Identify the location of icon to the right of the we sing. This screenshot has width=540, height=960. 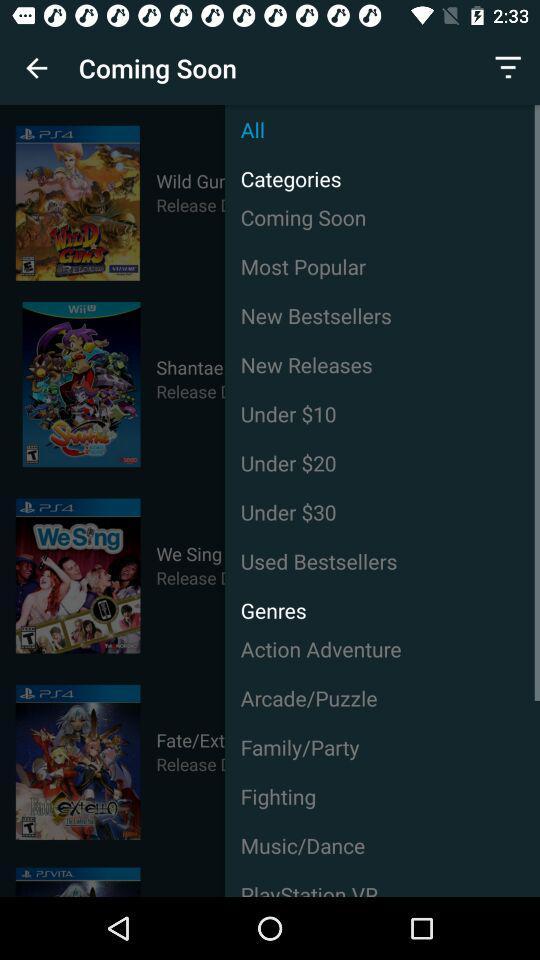
(382, 511).